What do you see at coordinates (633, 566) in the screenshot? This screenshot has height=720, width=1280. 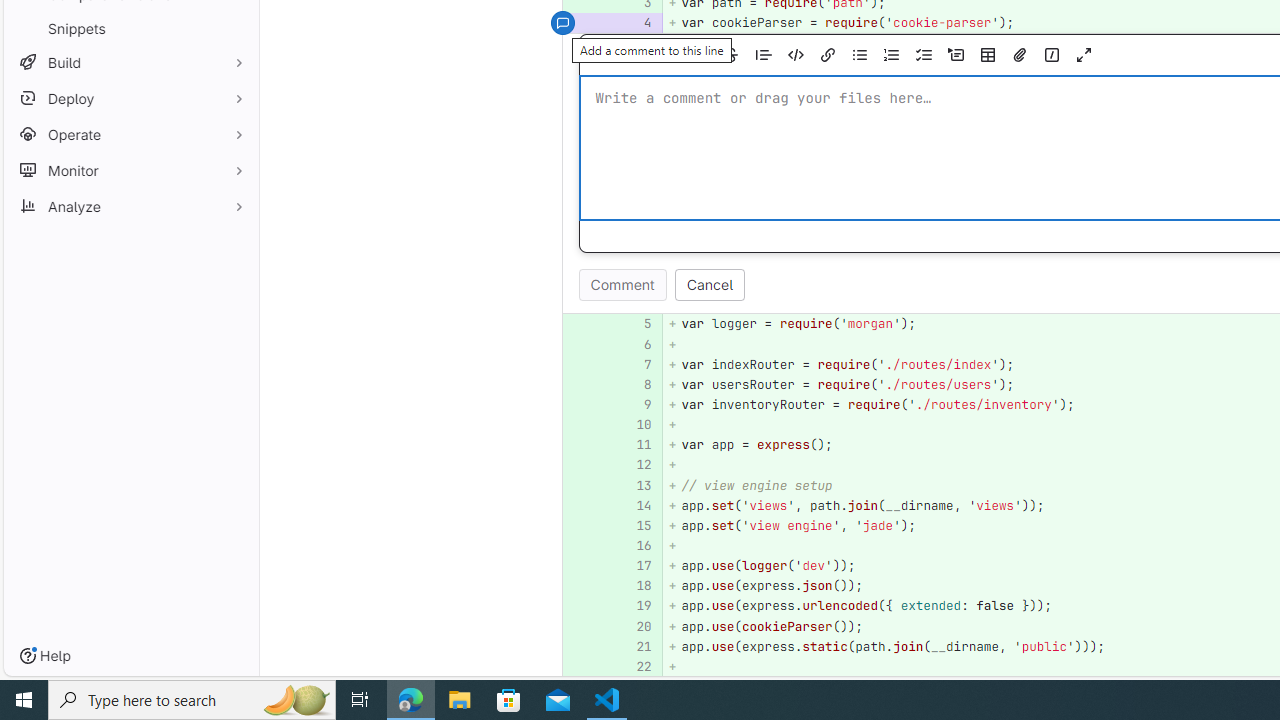 I see `'17'` at bounding box center [633, 566].